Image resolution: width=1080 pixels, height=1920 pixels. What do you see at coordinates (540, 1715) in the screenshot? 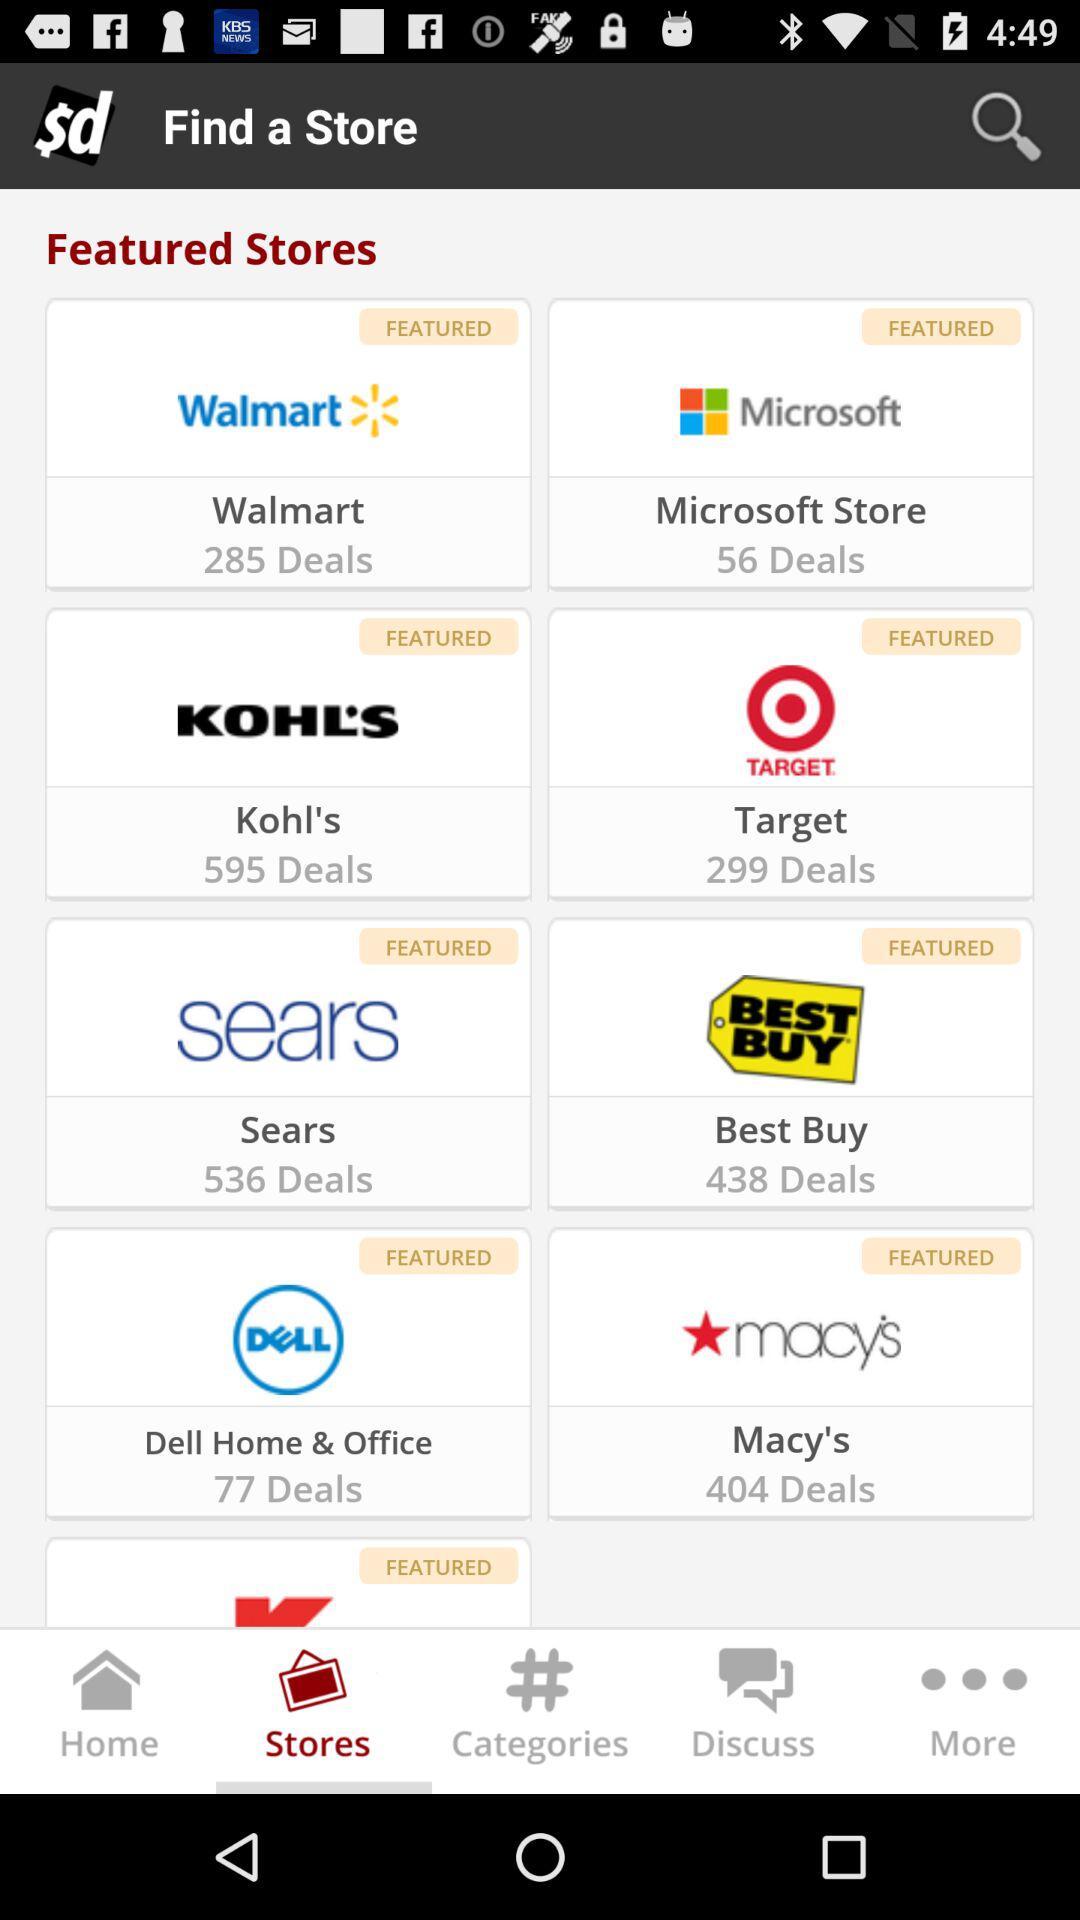
I see `categories` at bounding box center [540, 1715].